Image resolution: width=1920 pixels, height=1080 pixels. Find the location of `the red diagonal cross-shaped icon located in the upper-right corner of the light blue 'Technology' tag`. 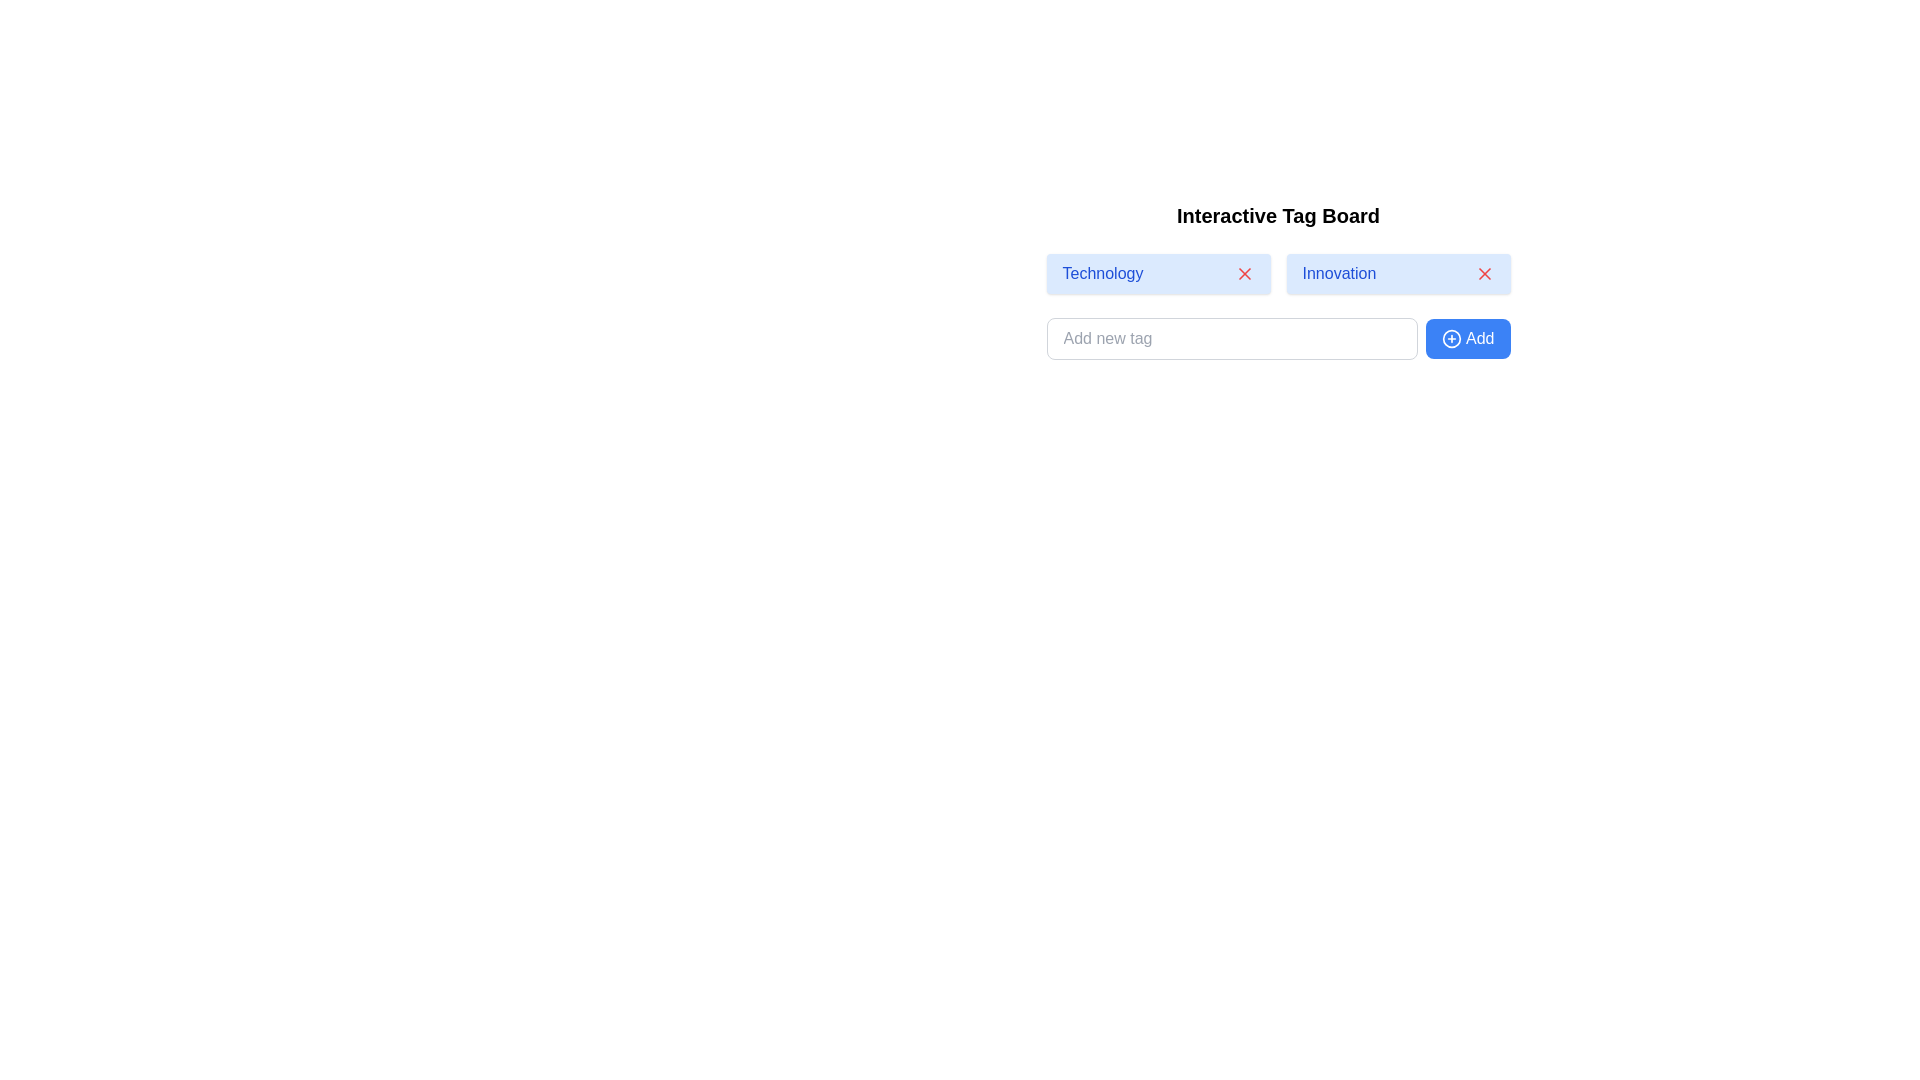

the red diagonal cross-shaped icon located in the upper-right corner of the light blue 'Technology' tag is located at coordinates (1243, 273).